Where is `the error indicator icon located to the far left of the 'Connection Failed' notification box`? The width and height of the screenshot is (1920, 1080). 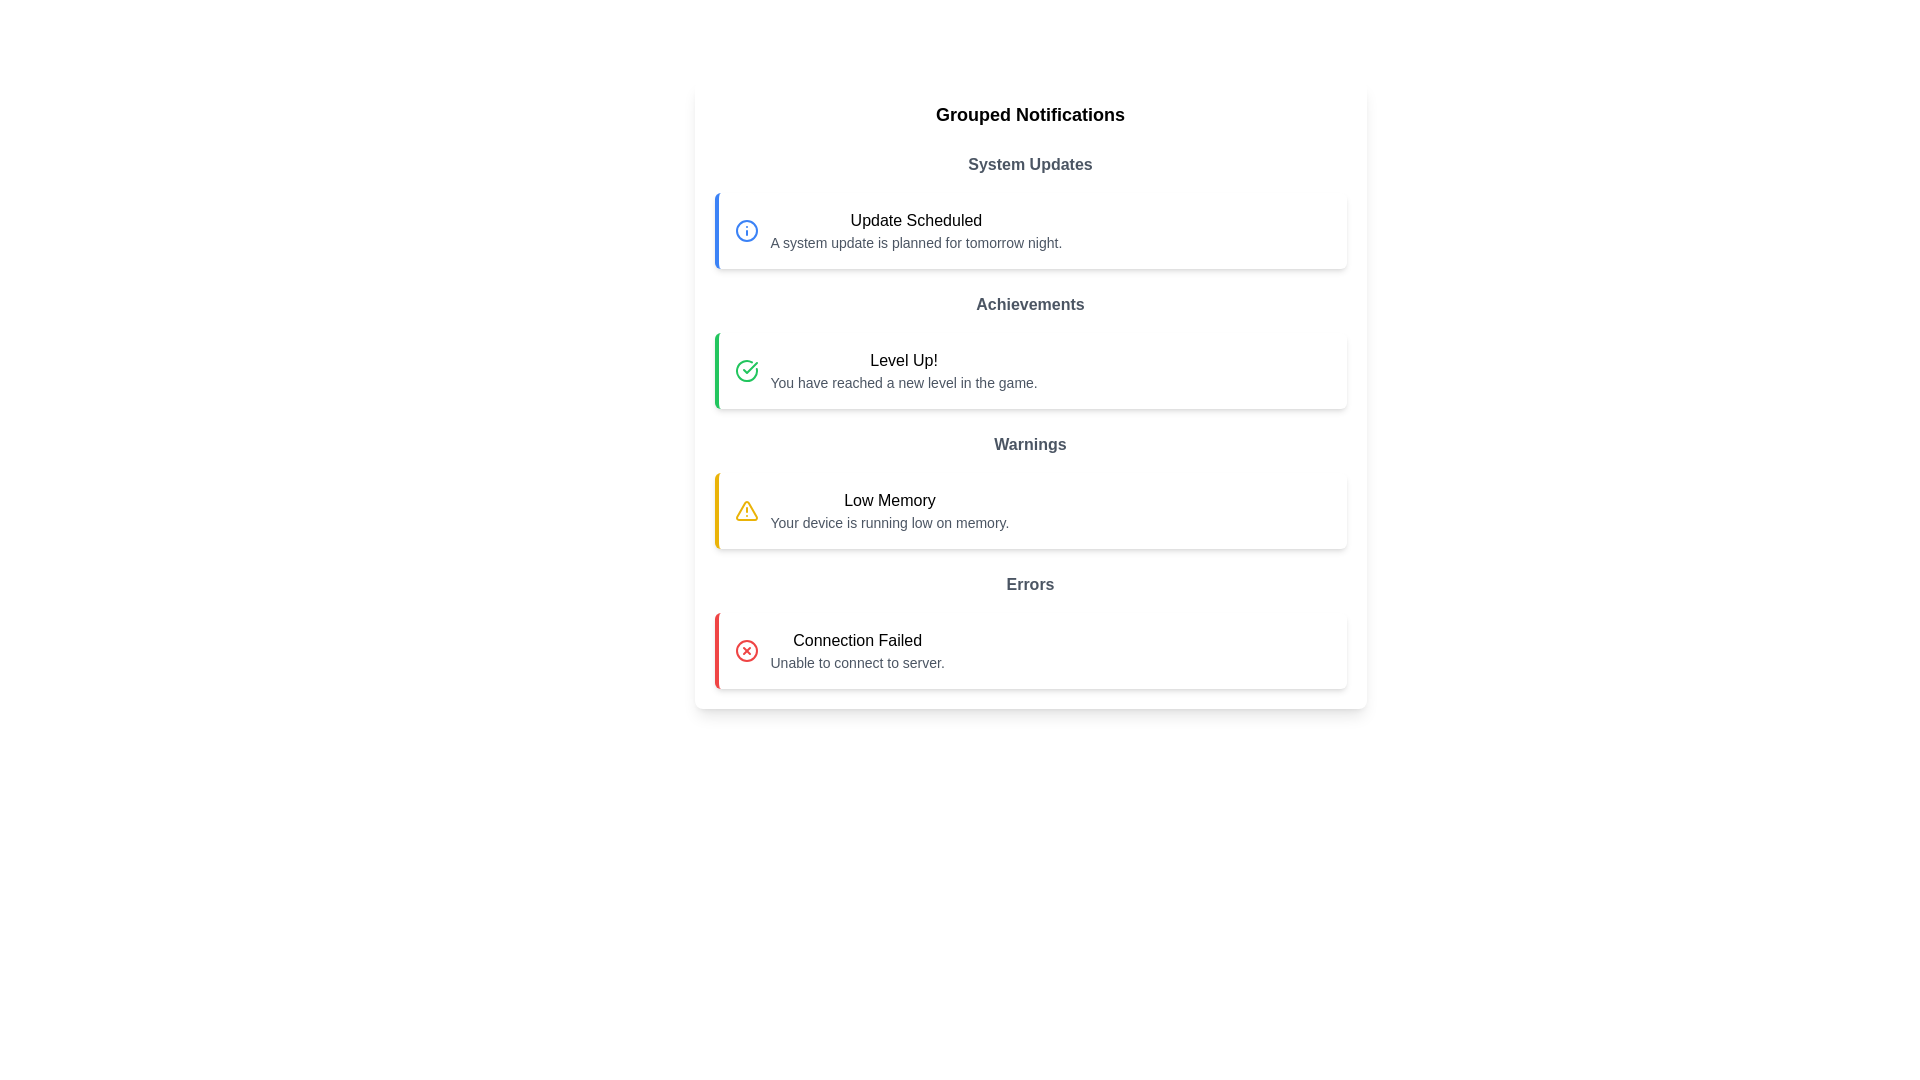 the error indicator icon located to the far left of the 'Connection Failed' notification box is located at coordinates (745, 651).